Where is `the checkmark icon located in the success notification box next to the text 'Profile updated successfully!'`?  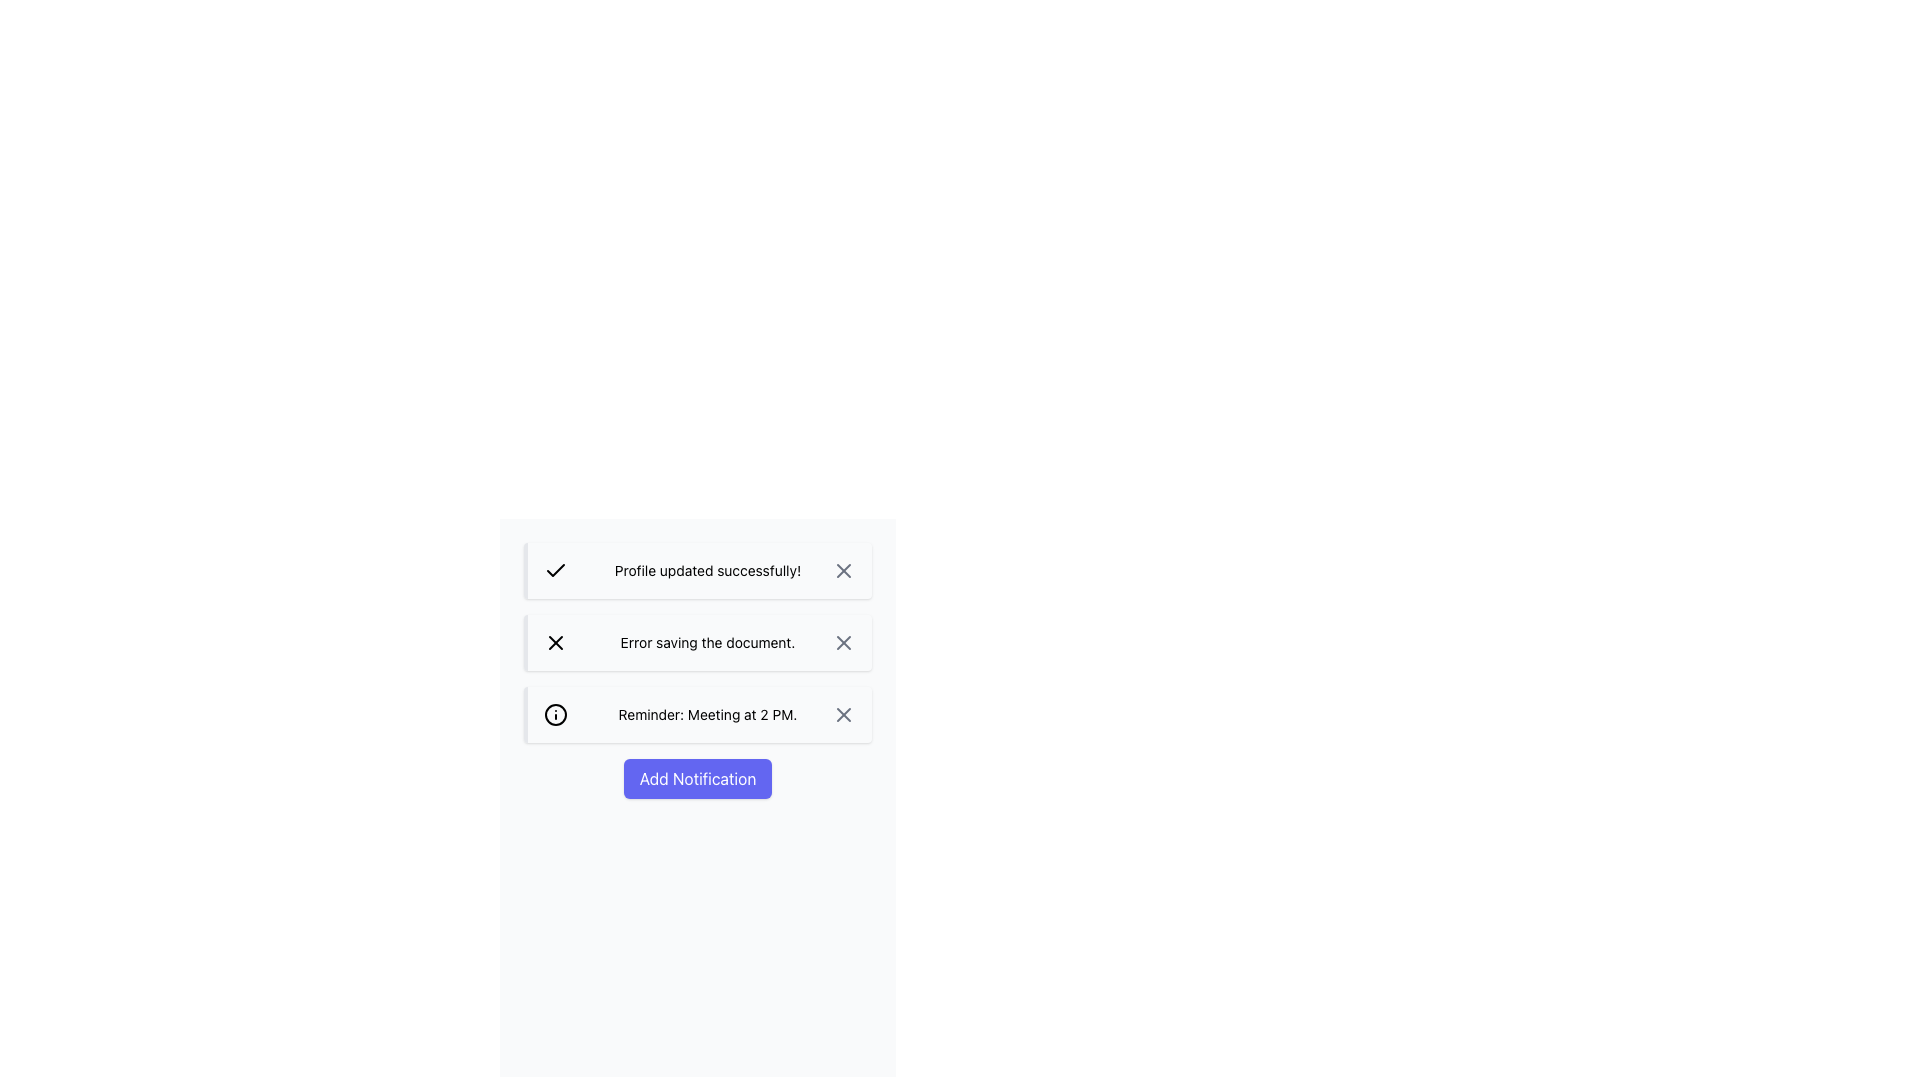
the checkmark icon located in the success notification box next to the text 'Profile updated successfully!' is located at coordinates (556, 570).